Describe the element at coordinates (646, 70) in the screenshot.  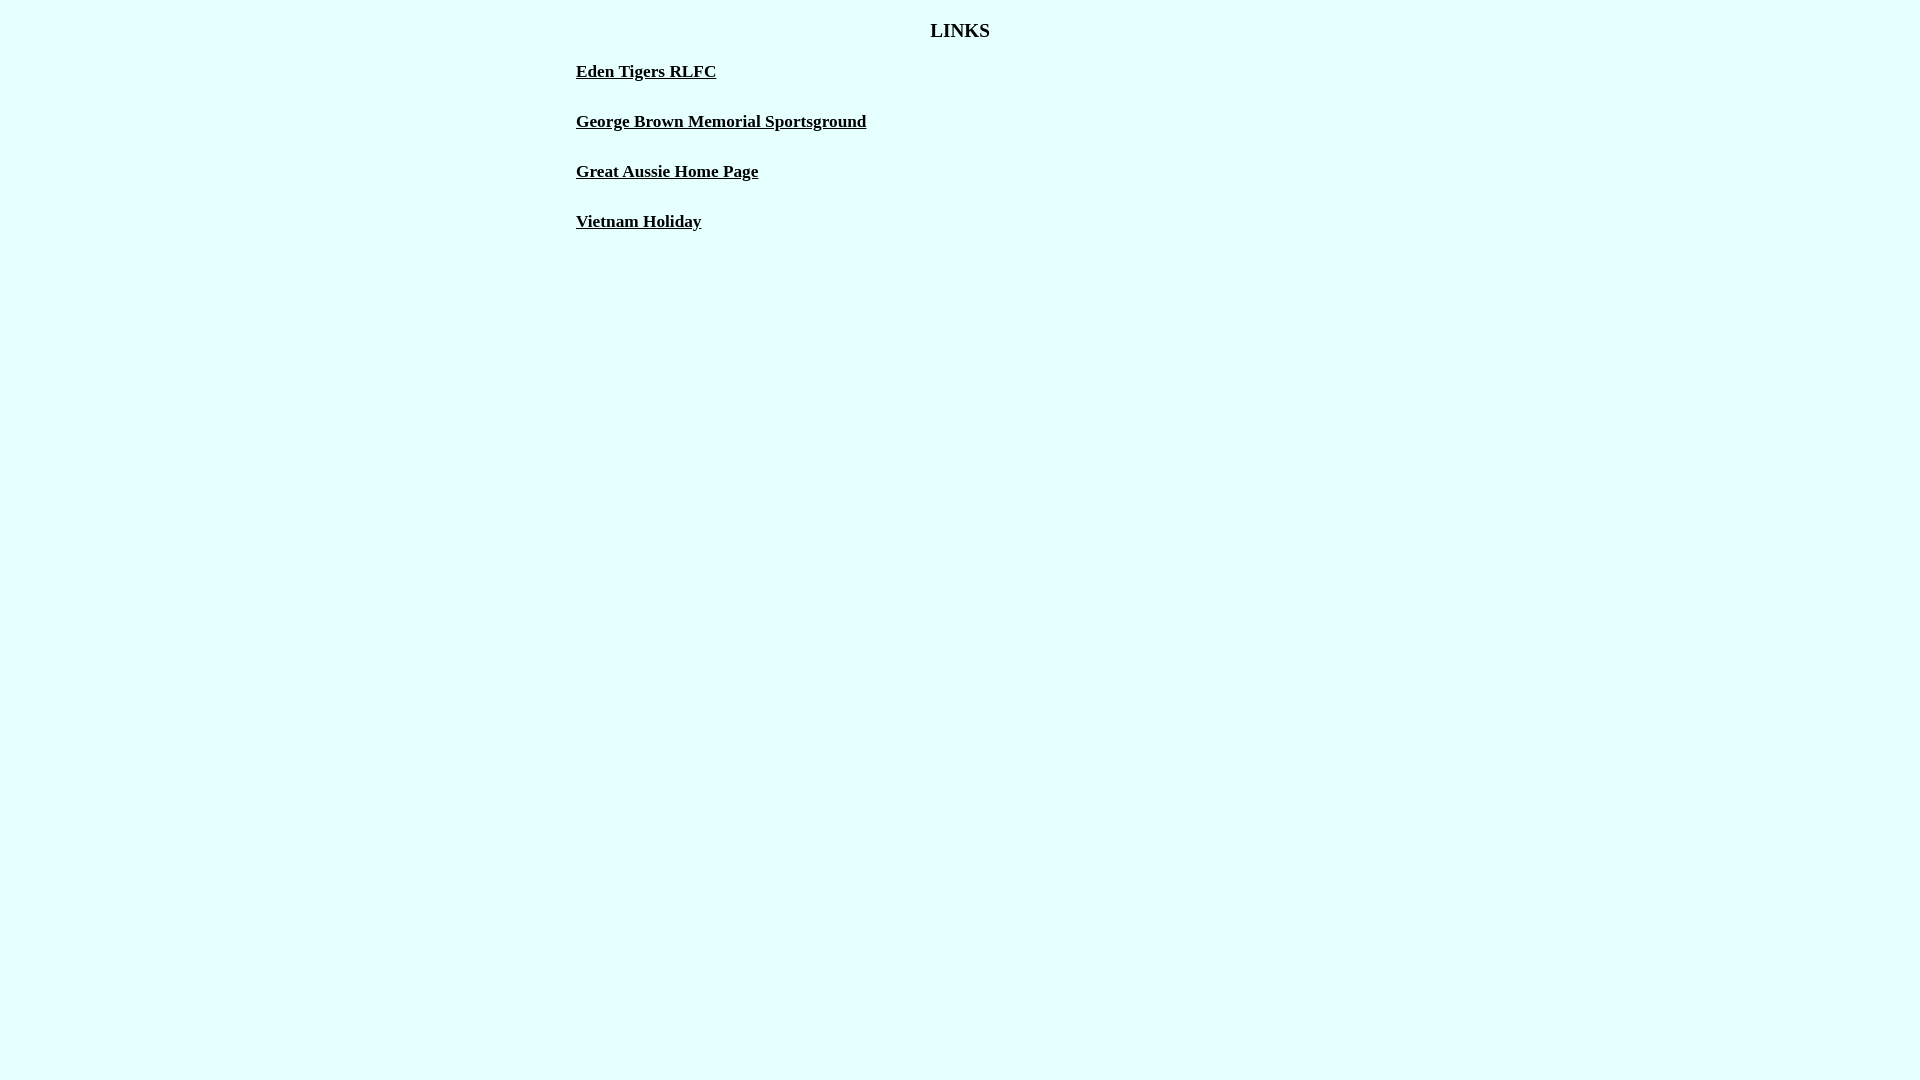
I see `'Eden Tigers RLFC'` at that location.